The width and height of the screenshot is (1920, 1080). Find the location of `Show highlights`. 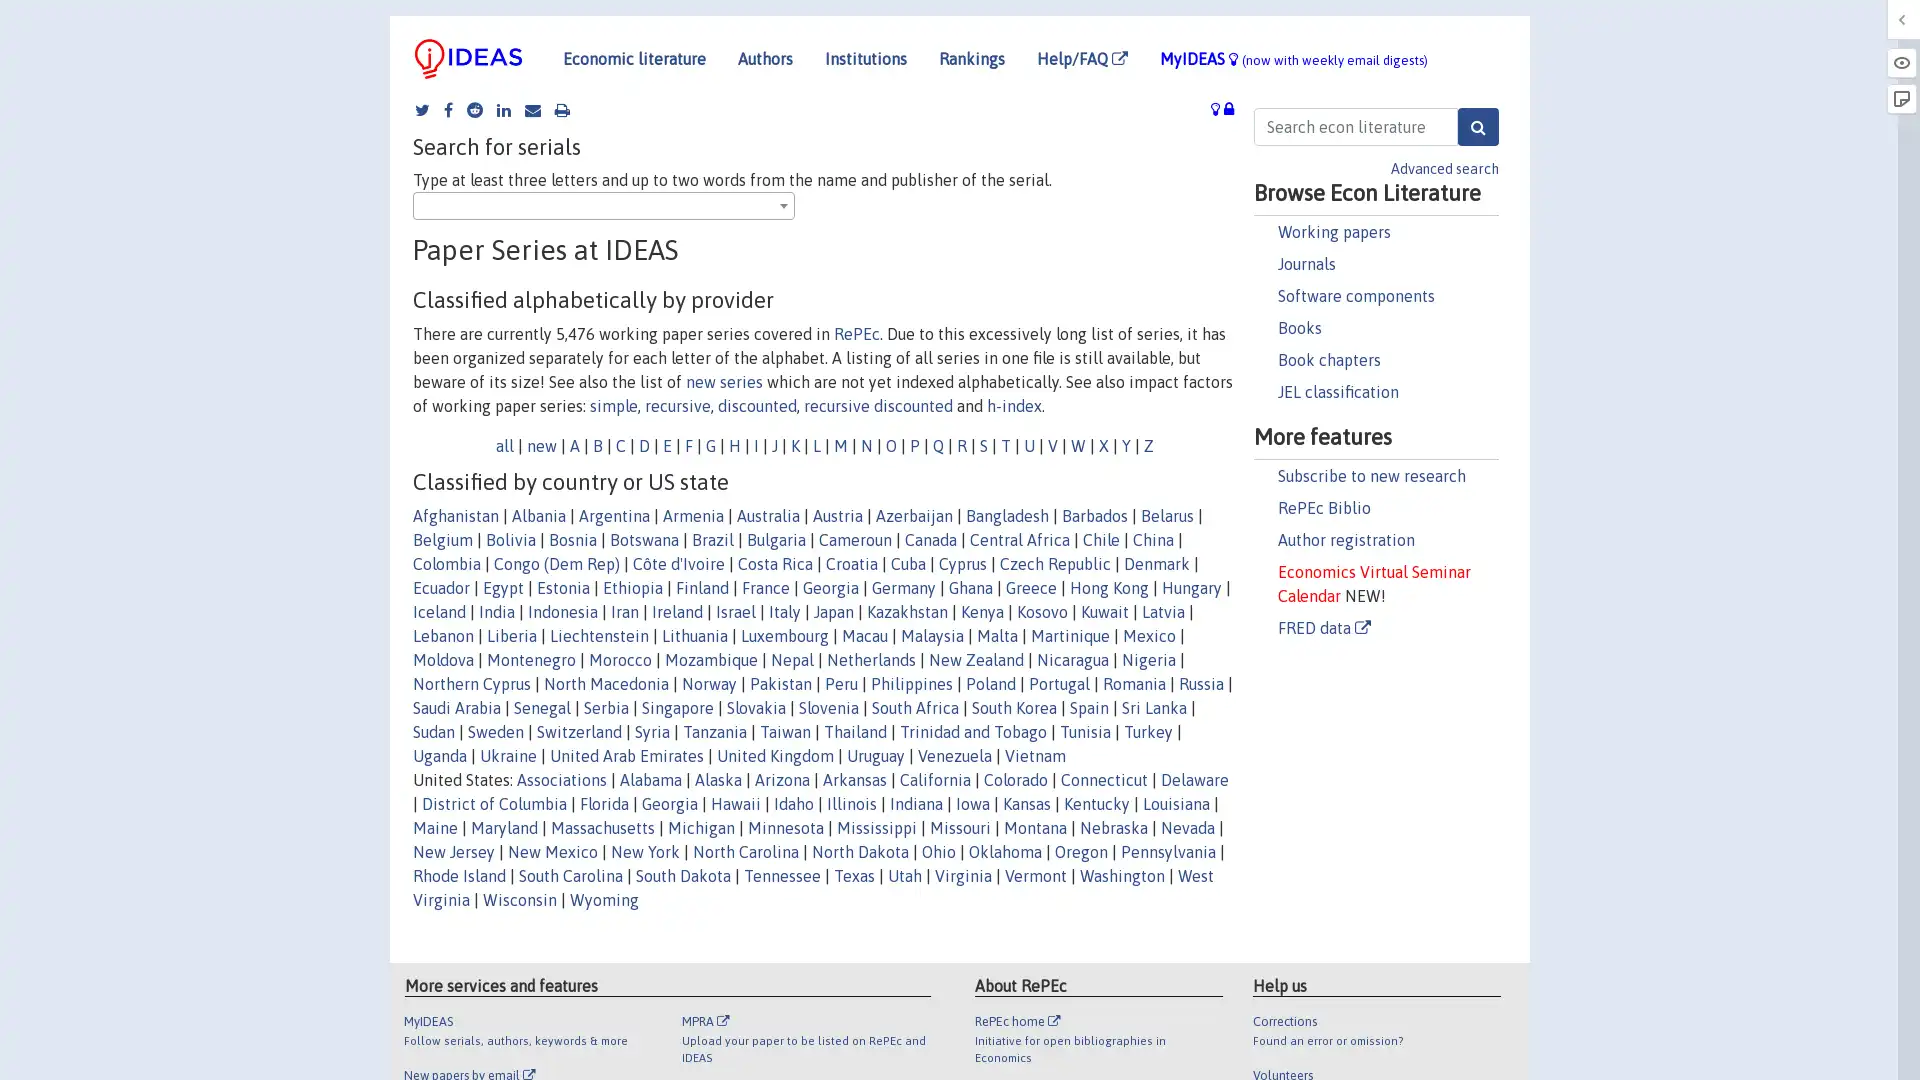

Show highlights is located at coordinates (1900, 61).